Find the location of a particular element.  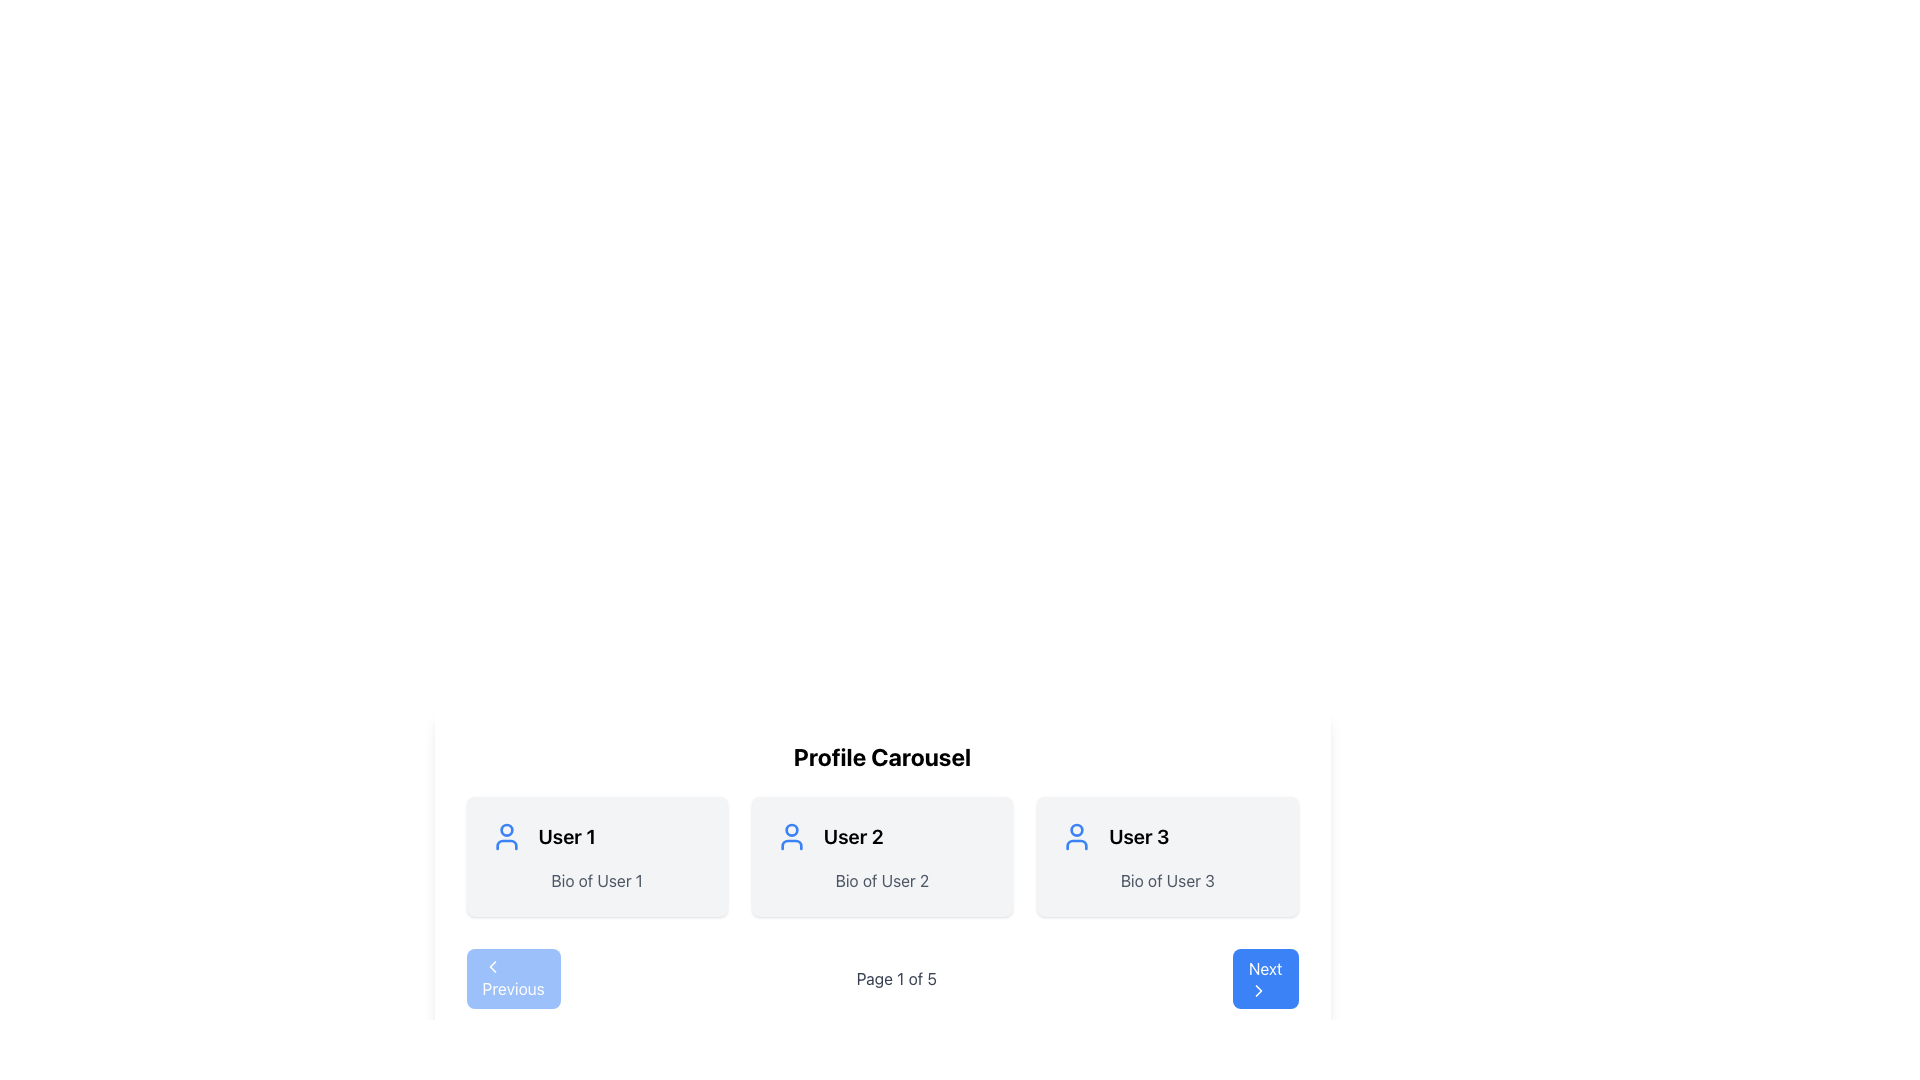

the lower part of the user icon within the 'User 2' profile card located in the center of the carousel is located at coordinates (790, 844).